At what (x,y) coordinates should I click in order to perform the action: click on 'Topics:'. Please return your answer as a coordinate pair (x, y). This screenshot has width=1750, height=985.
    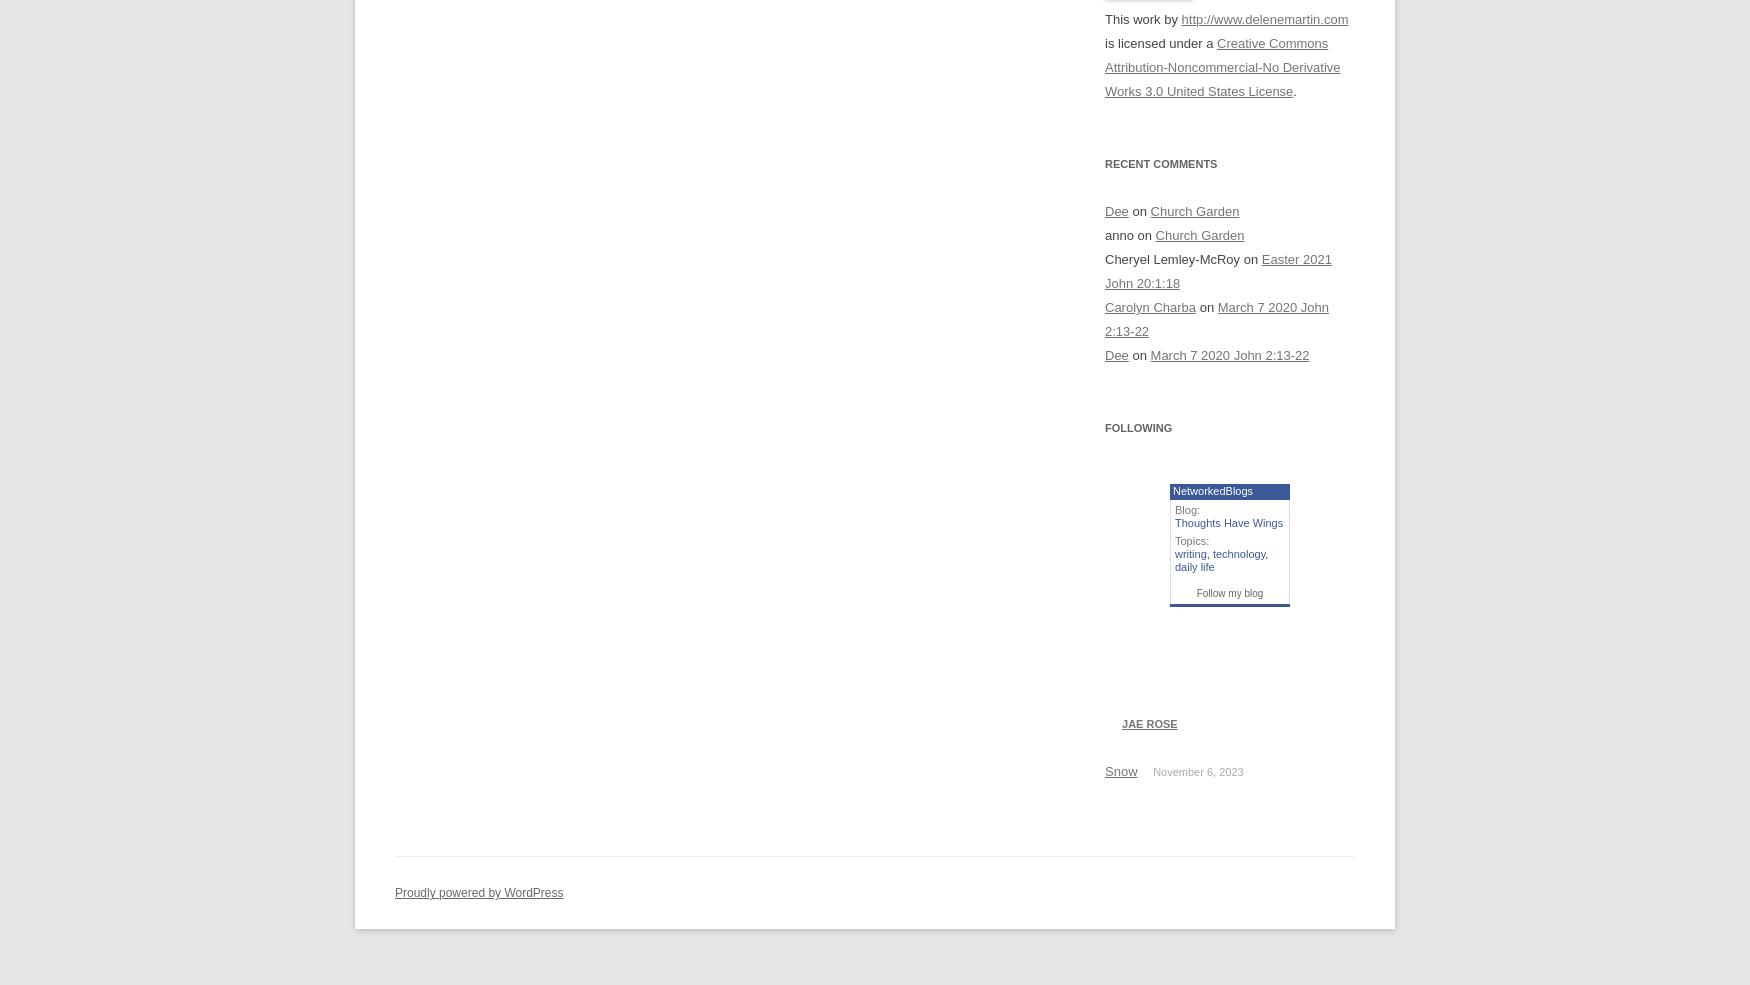
    Looking at the image, I should click on (1191, 540).